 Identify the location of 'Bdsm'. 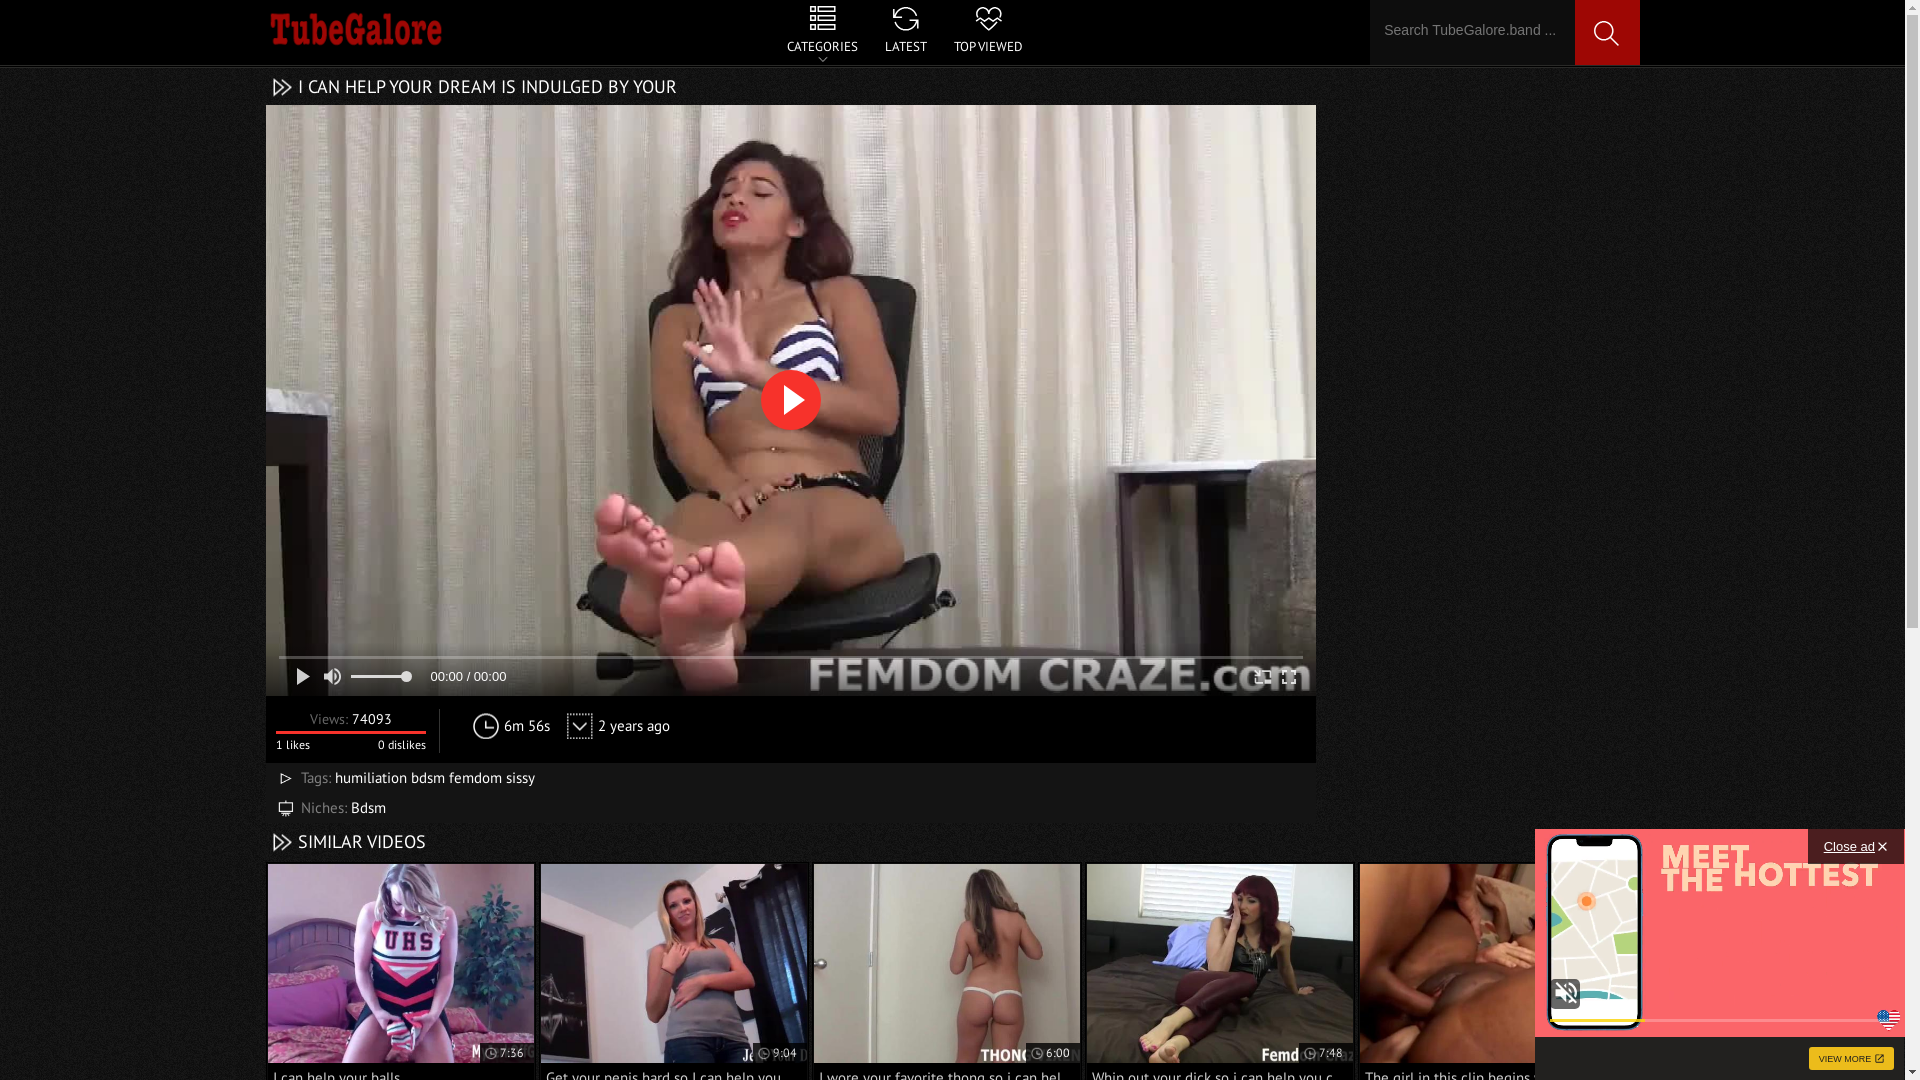
(367, 806).